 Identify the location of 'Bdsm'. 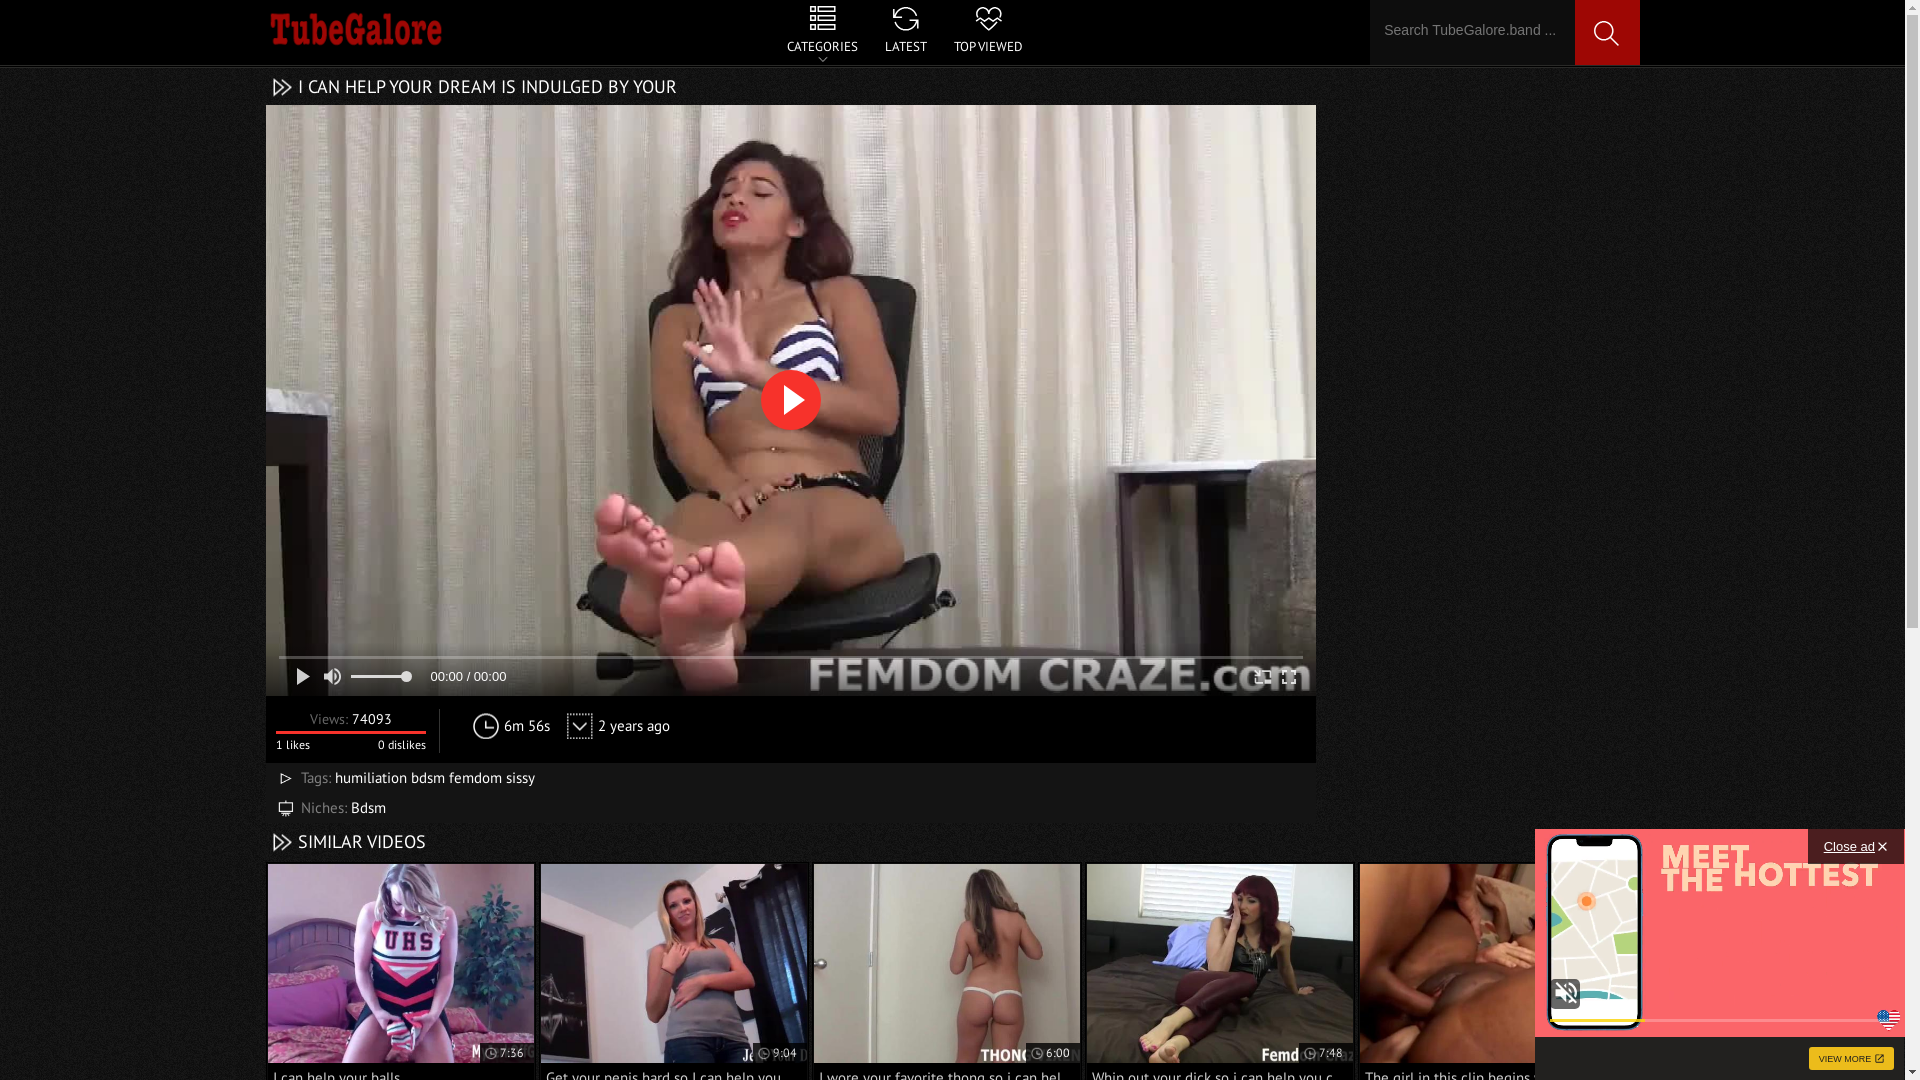
(367, 806).